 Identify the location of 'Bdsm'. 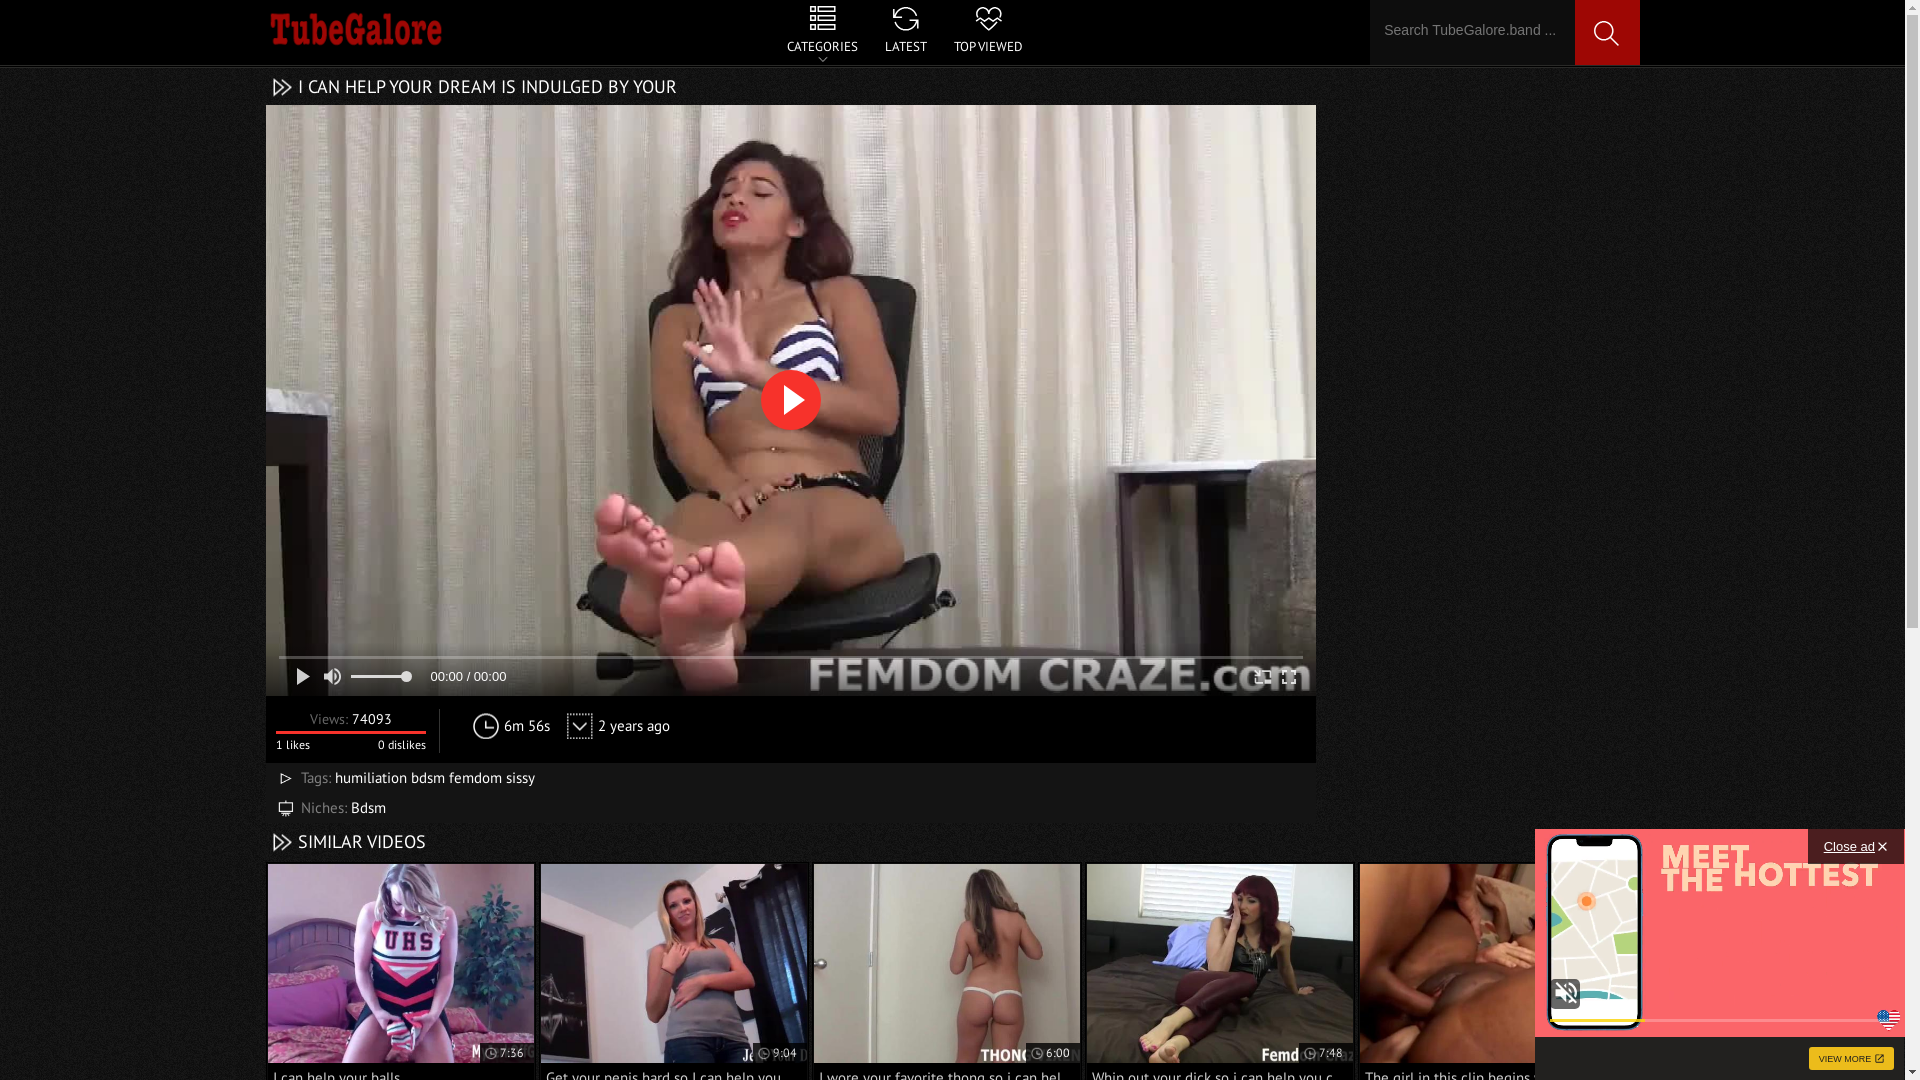
(367, 806).